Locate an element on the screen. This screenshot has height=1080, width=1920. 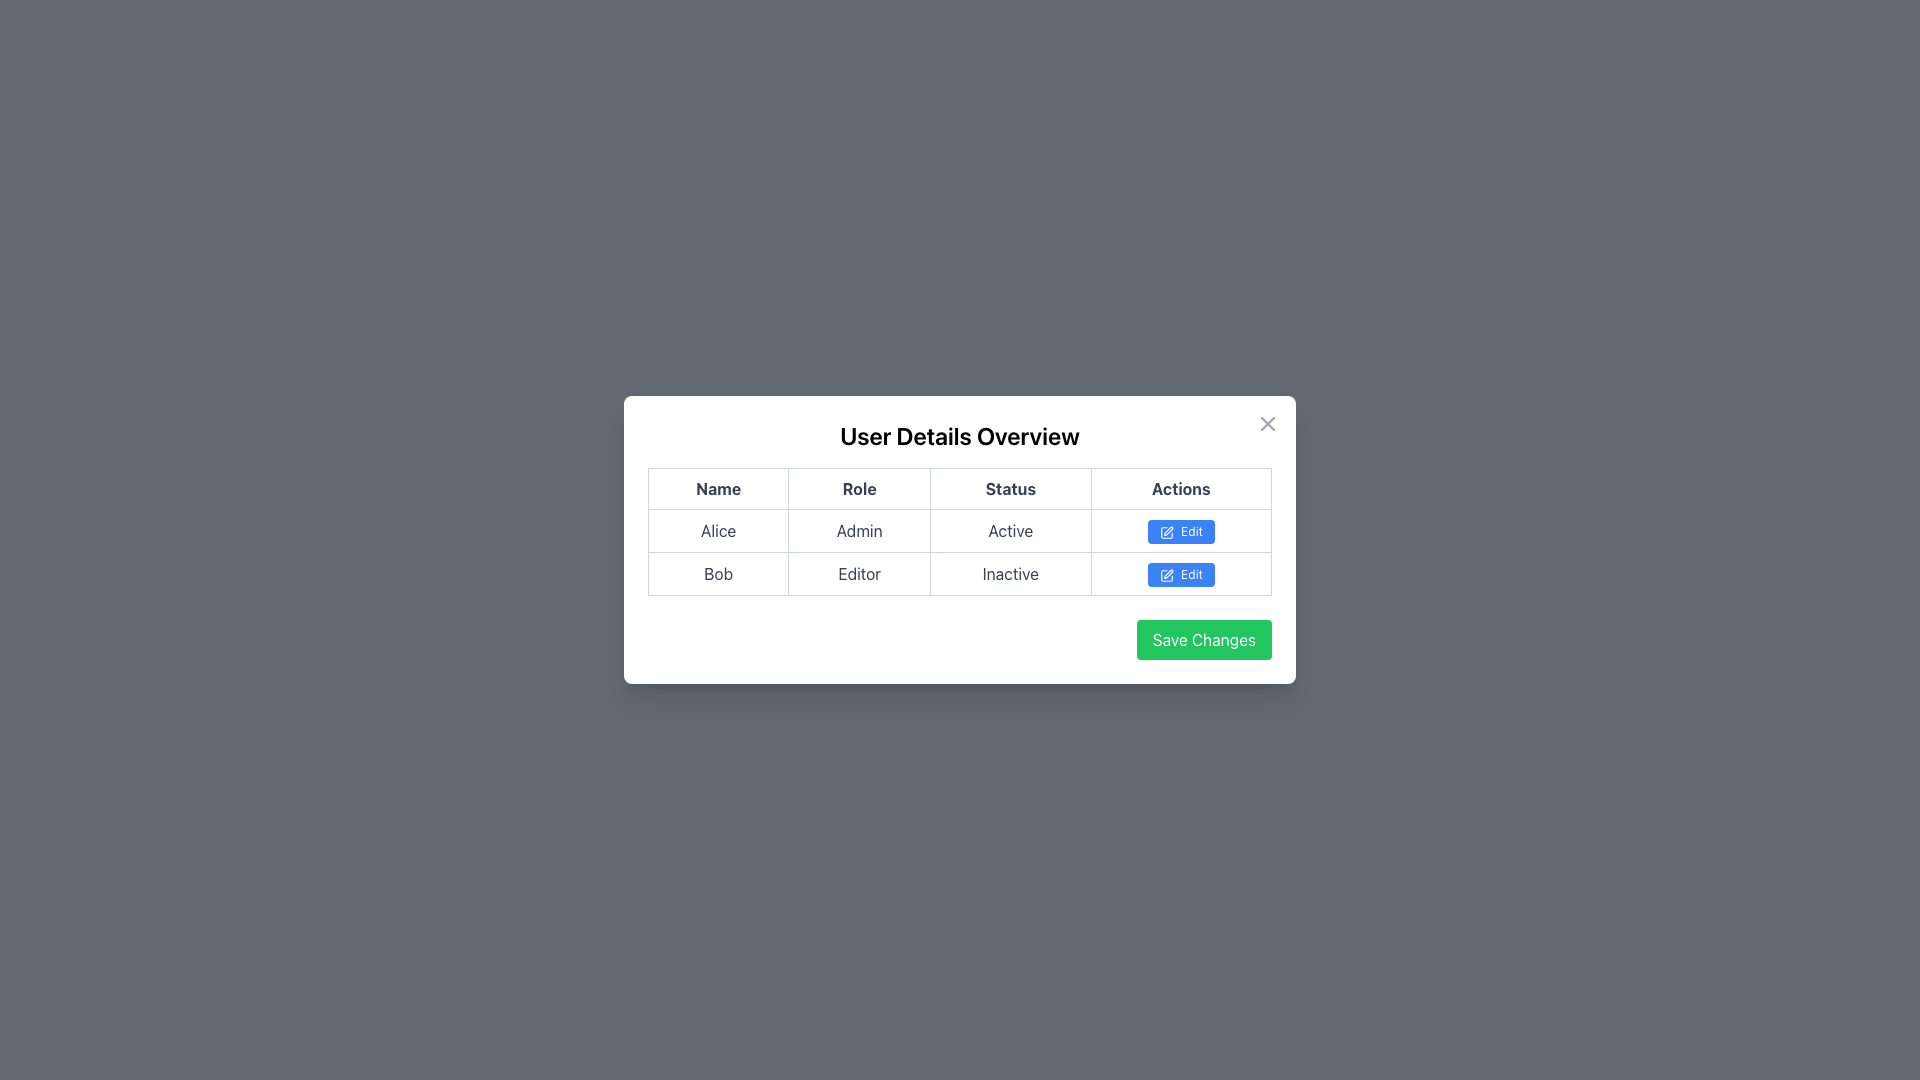
the edit icon inside the blue button labeled 'Edit' located in the top-right corner of the second row under the 'Actions' column is located at coordinates (1166, 575).